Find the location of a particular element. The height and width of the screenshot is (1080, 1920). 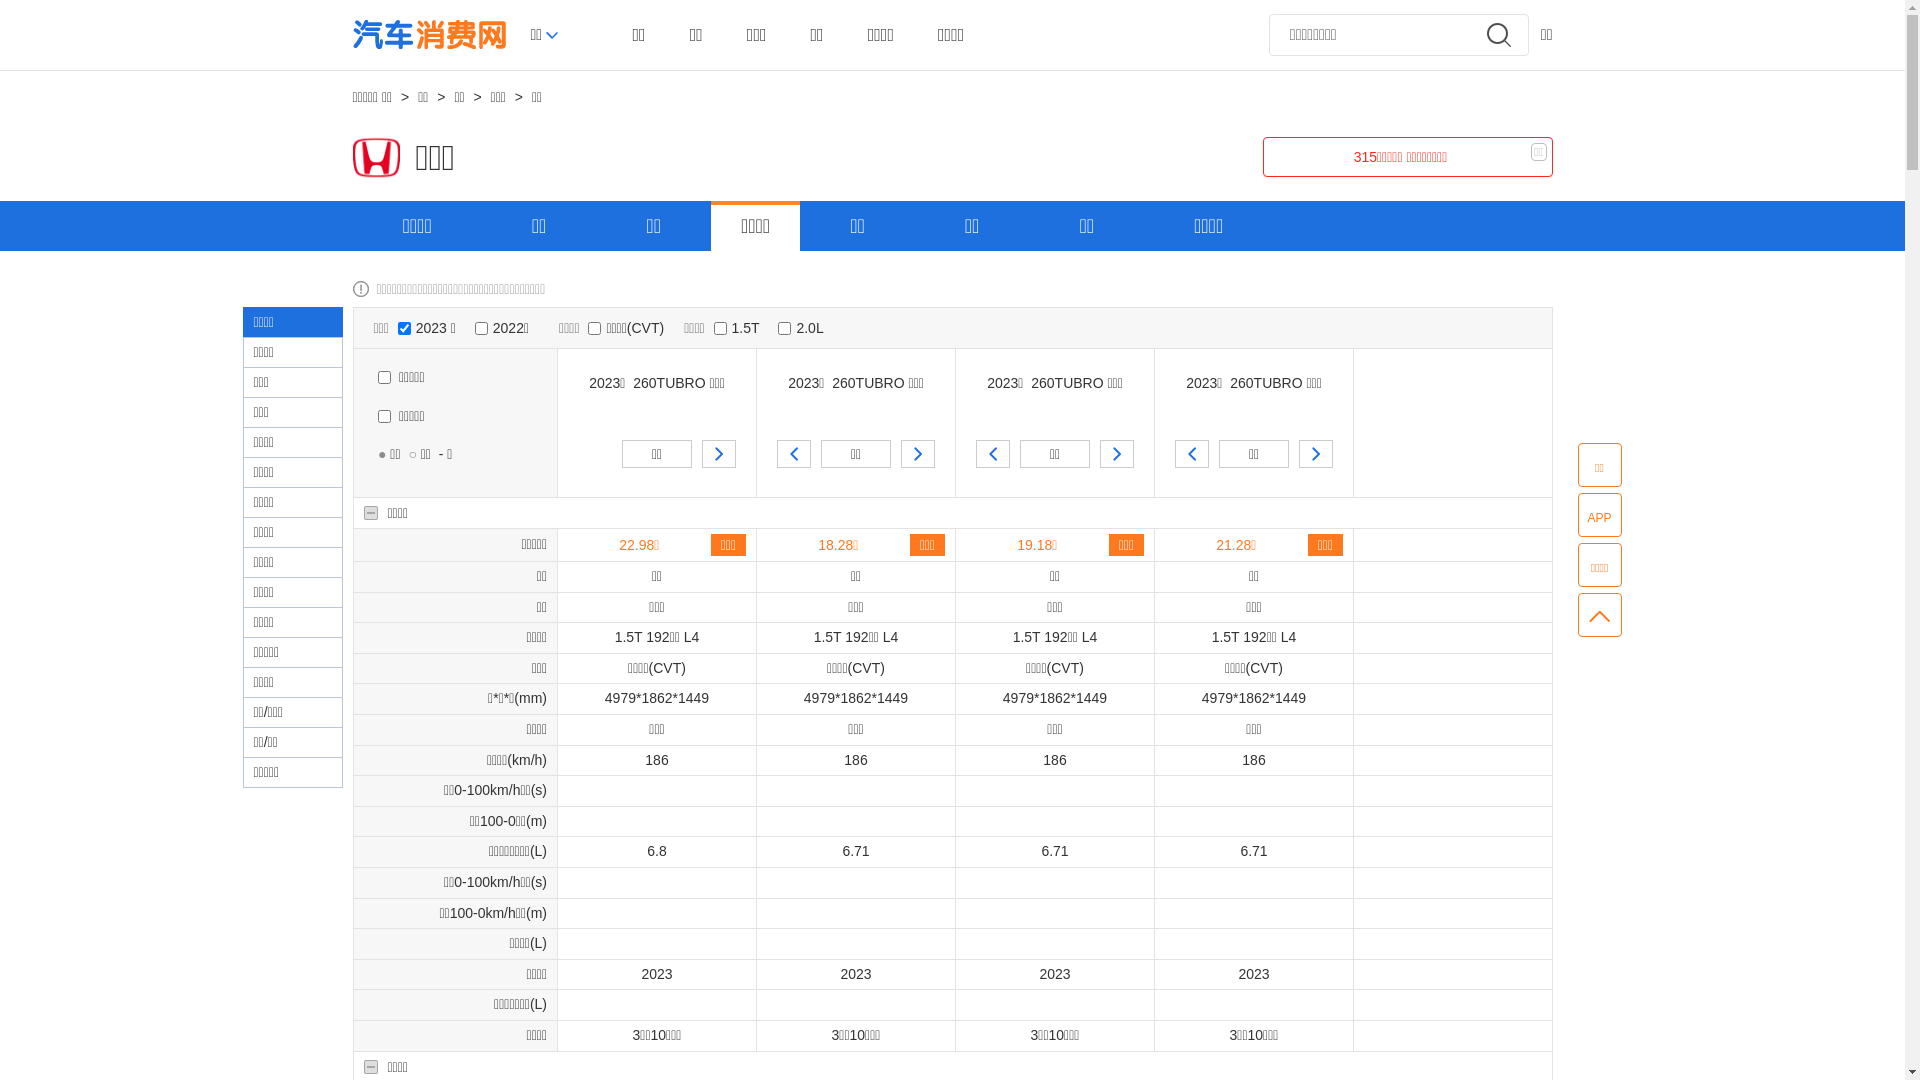

'APP' is located at coordinates (1598, 514).